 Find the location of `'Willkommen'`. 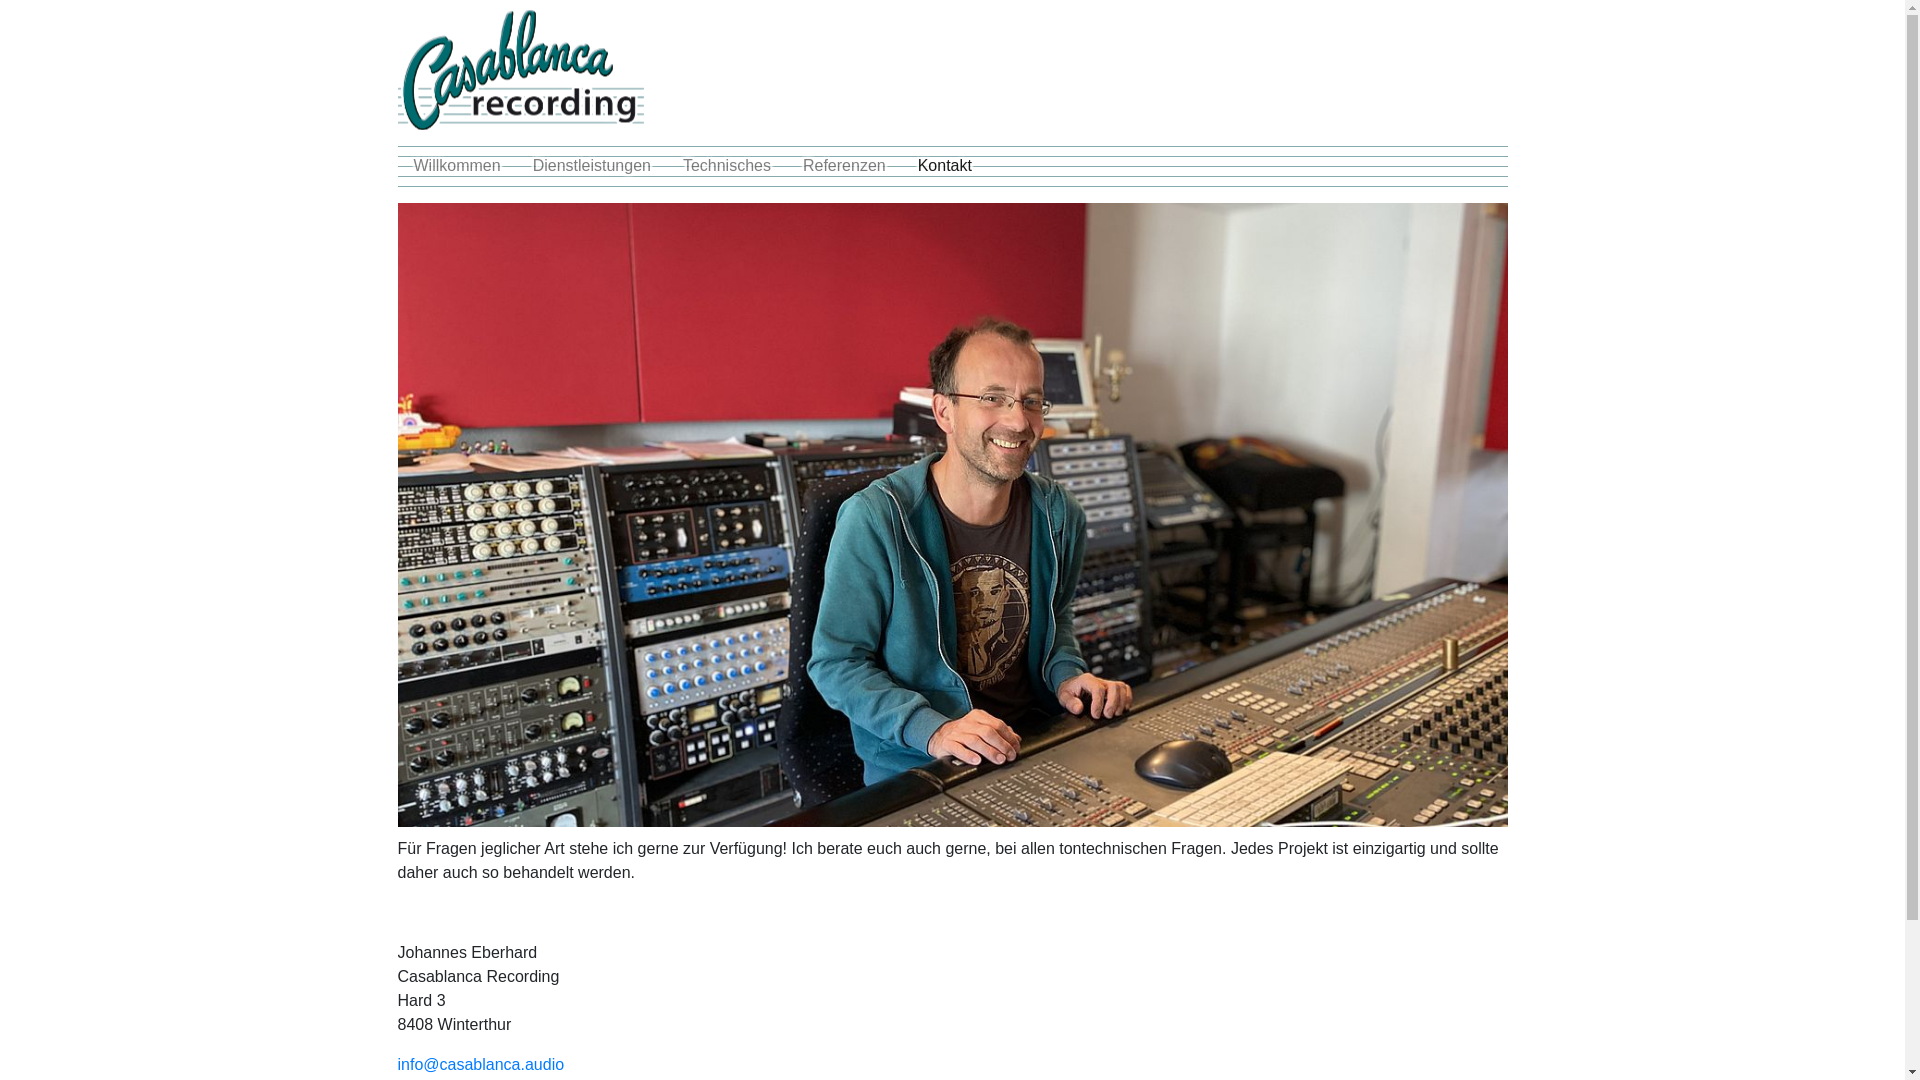

'Willkommen' is located at coordinates (456, 164).